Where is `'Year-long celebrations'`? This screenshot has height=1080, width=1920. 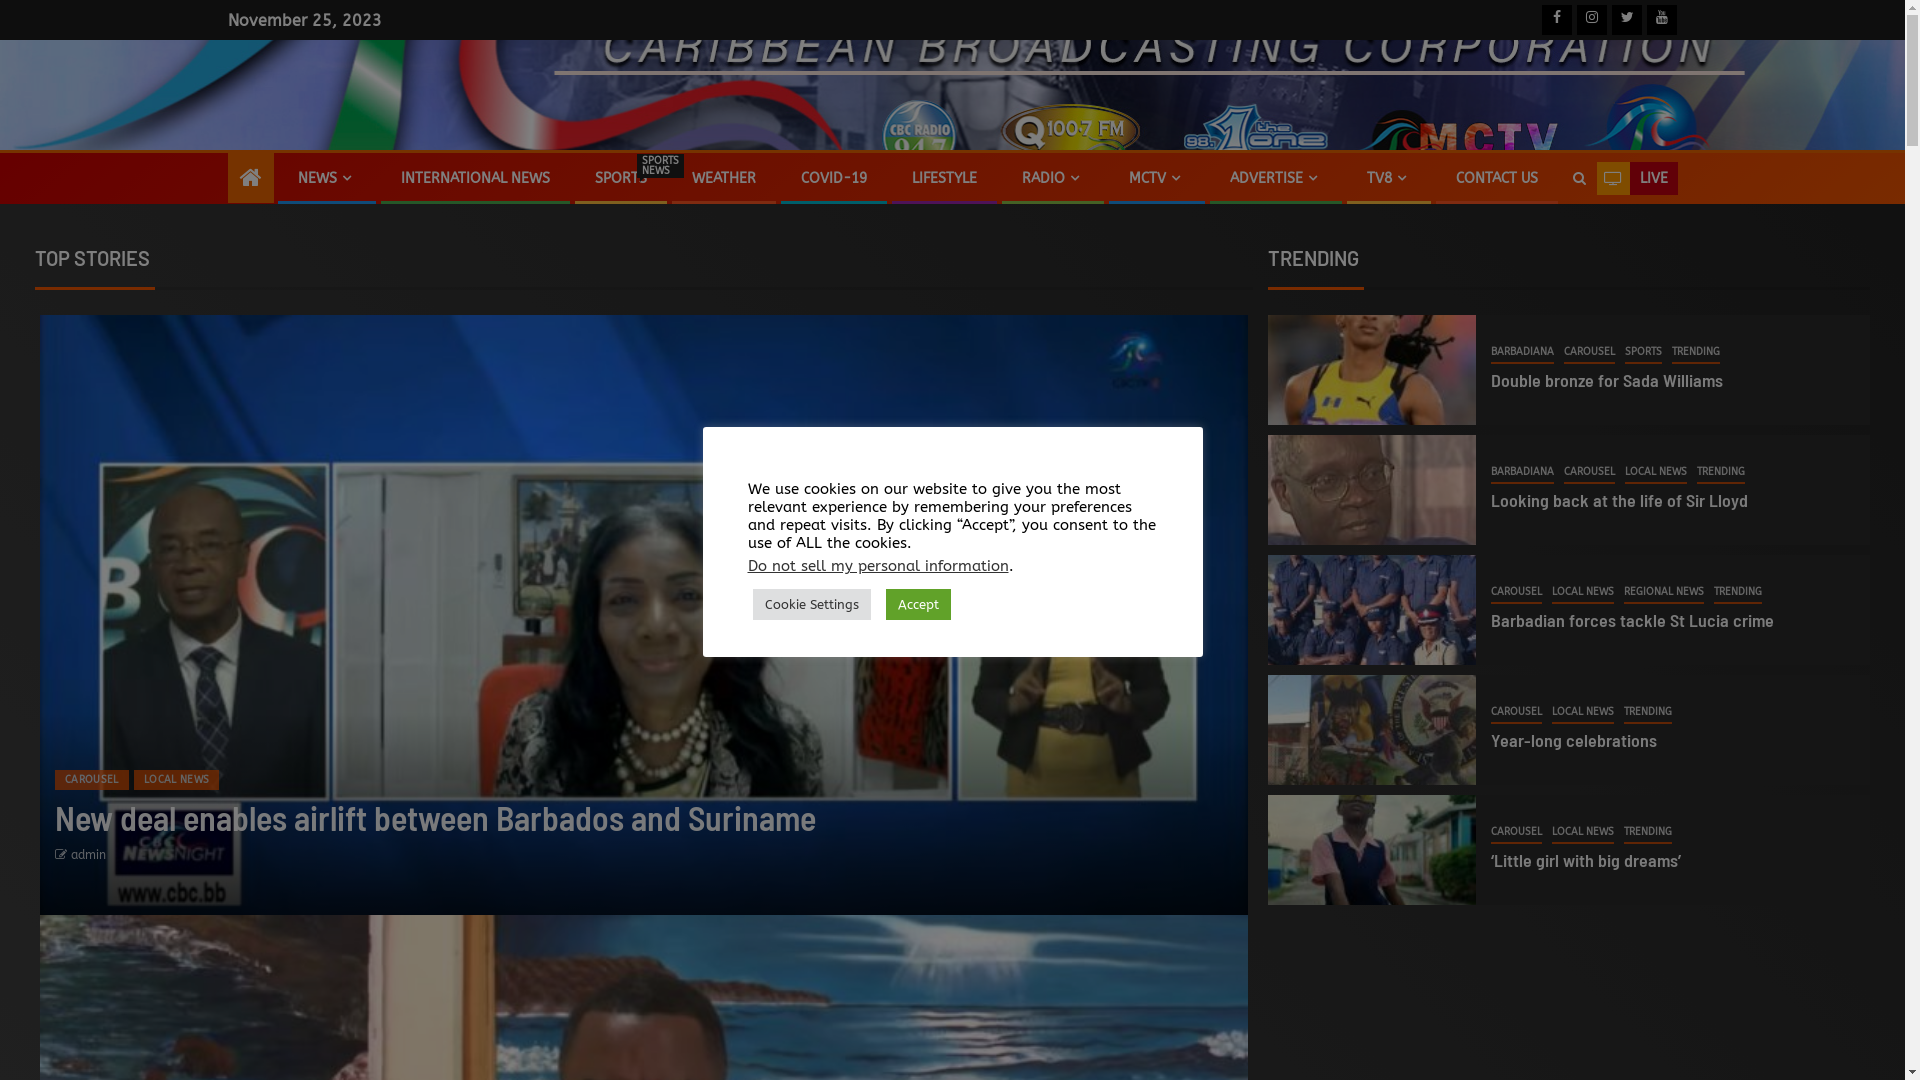 'Year-long celebrations' is located at coordinates (1573, 740).